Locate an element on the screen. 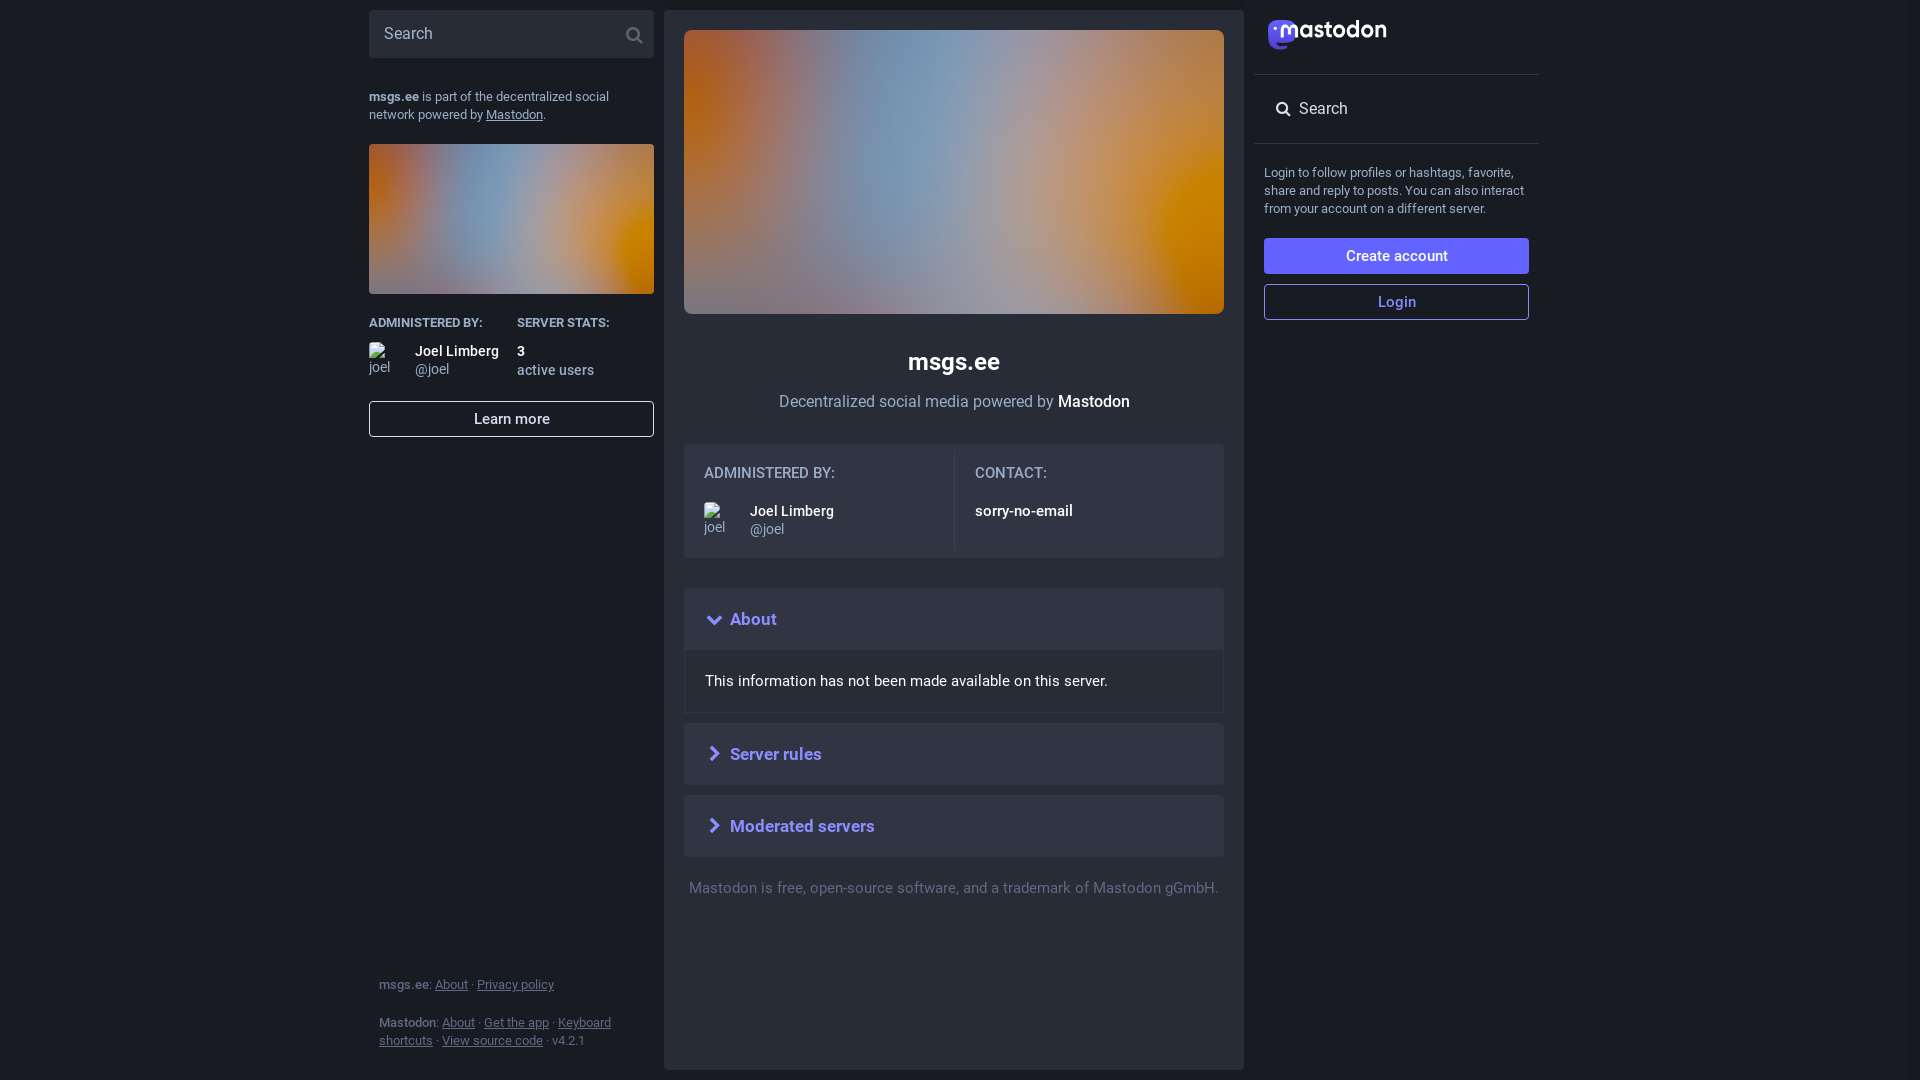 This screenshot has height=1080, width=1920. 'Login' is located at coordinates (1395, 301).